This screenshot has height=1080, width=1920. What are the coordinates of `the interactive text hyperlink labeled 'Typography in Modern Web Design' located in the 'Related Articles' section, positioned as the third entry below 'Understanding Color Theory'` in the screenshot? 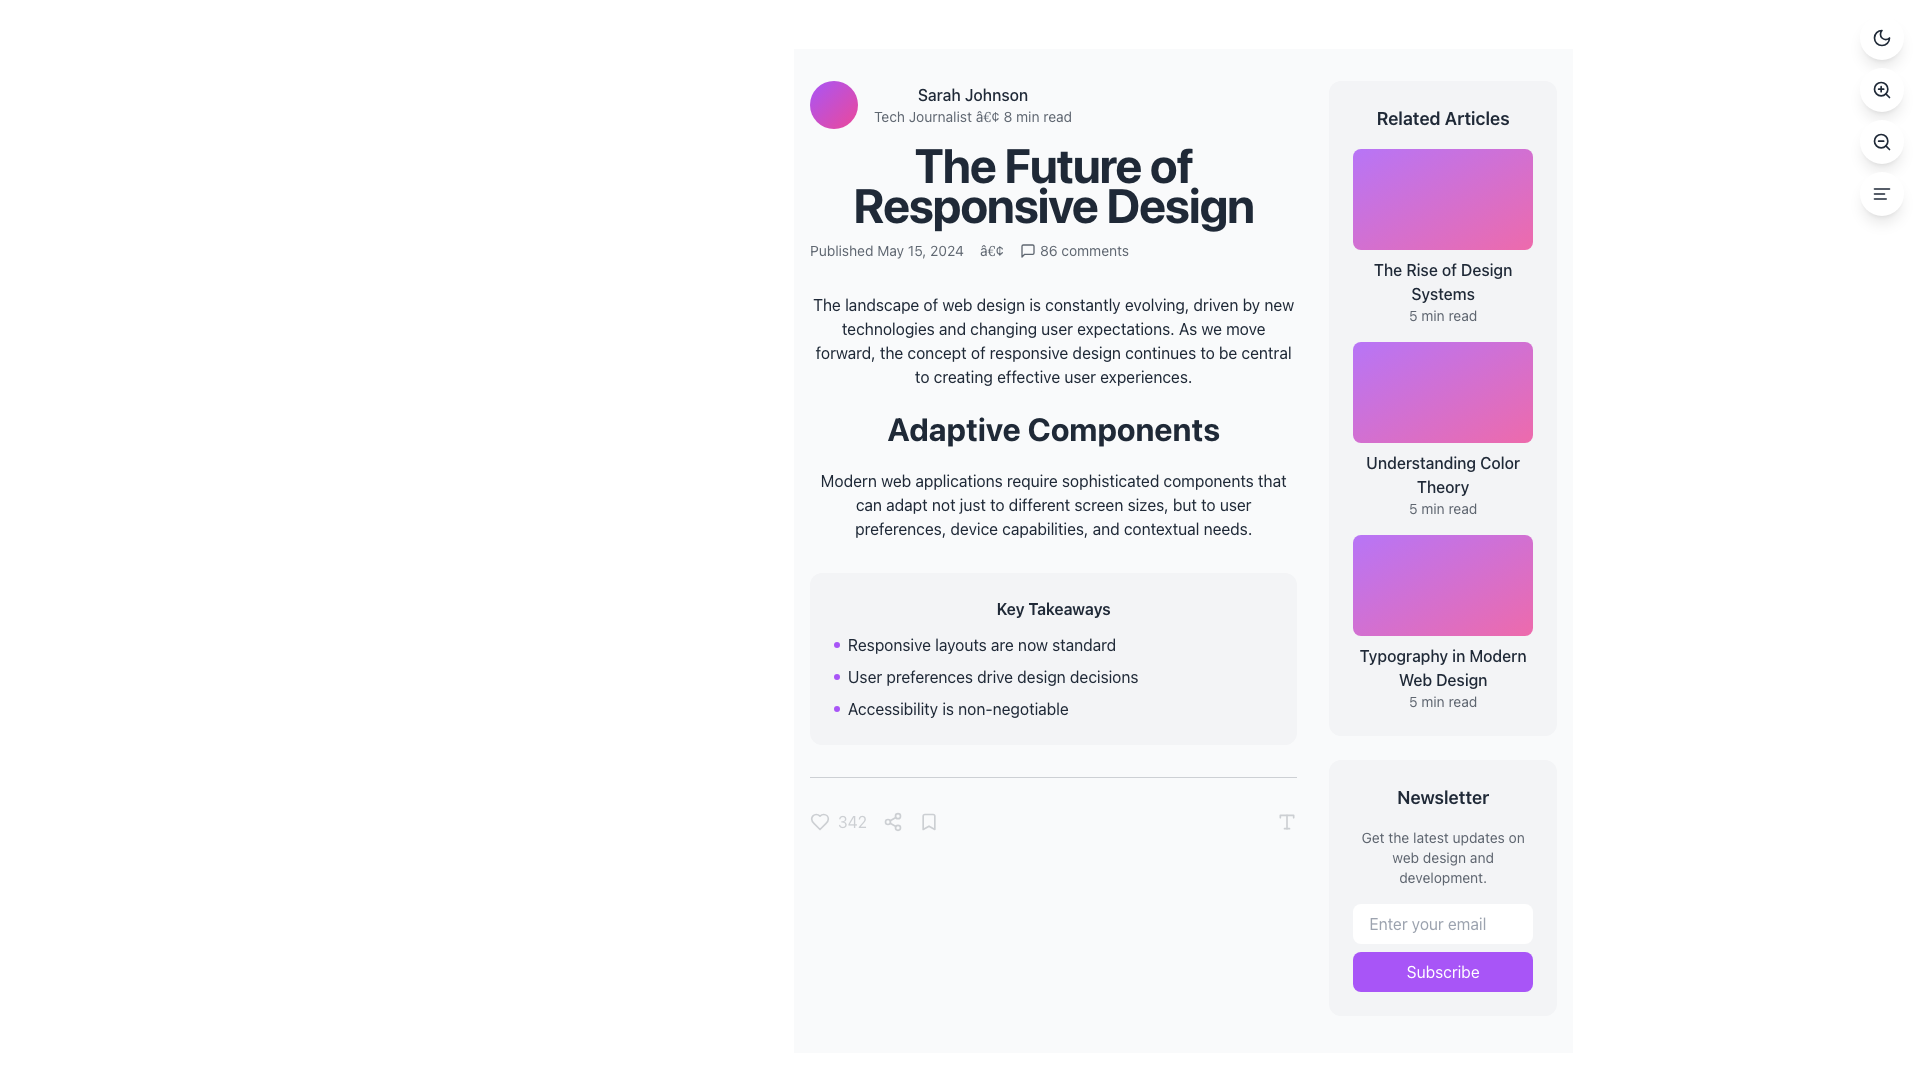 It's located at (1443, 668).